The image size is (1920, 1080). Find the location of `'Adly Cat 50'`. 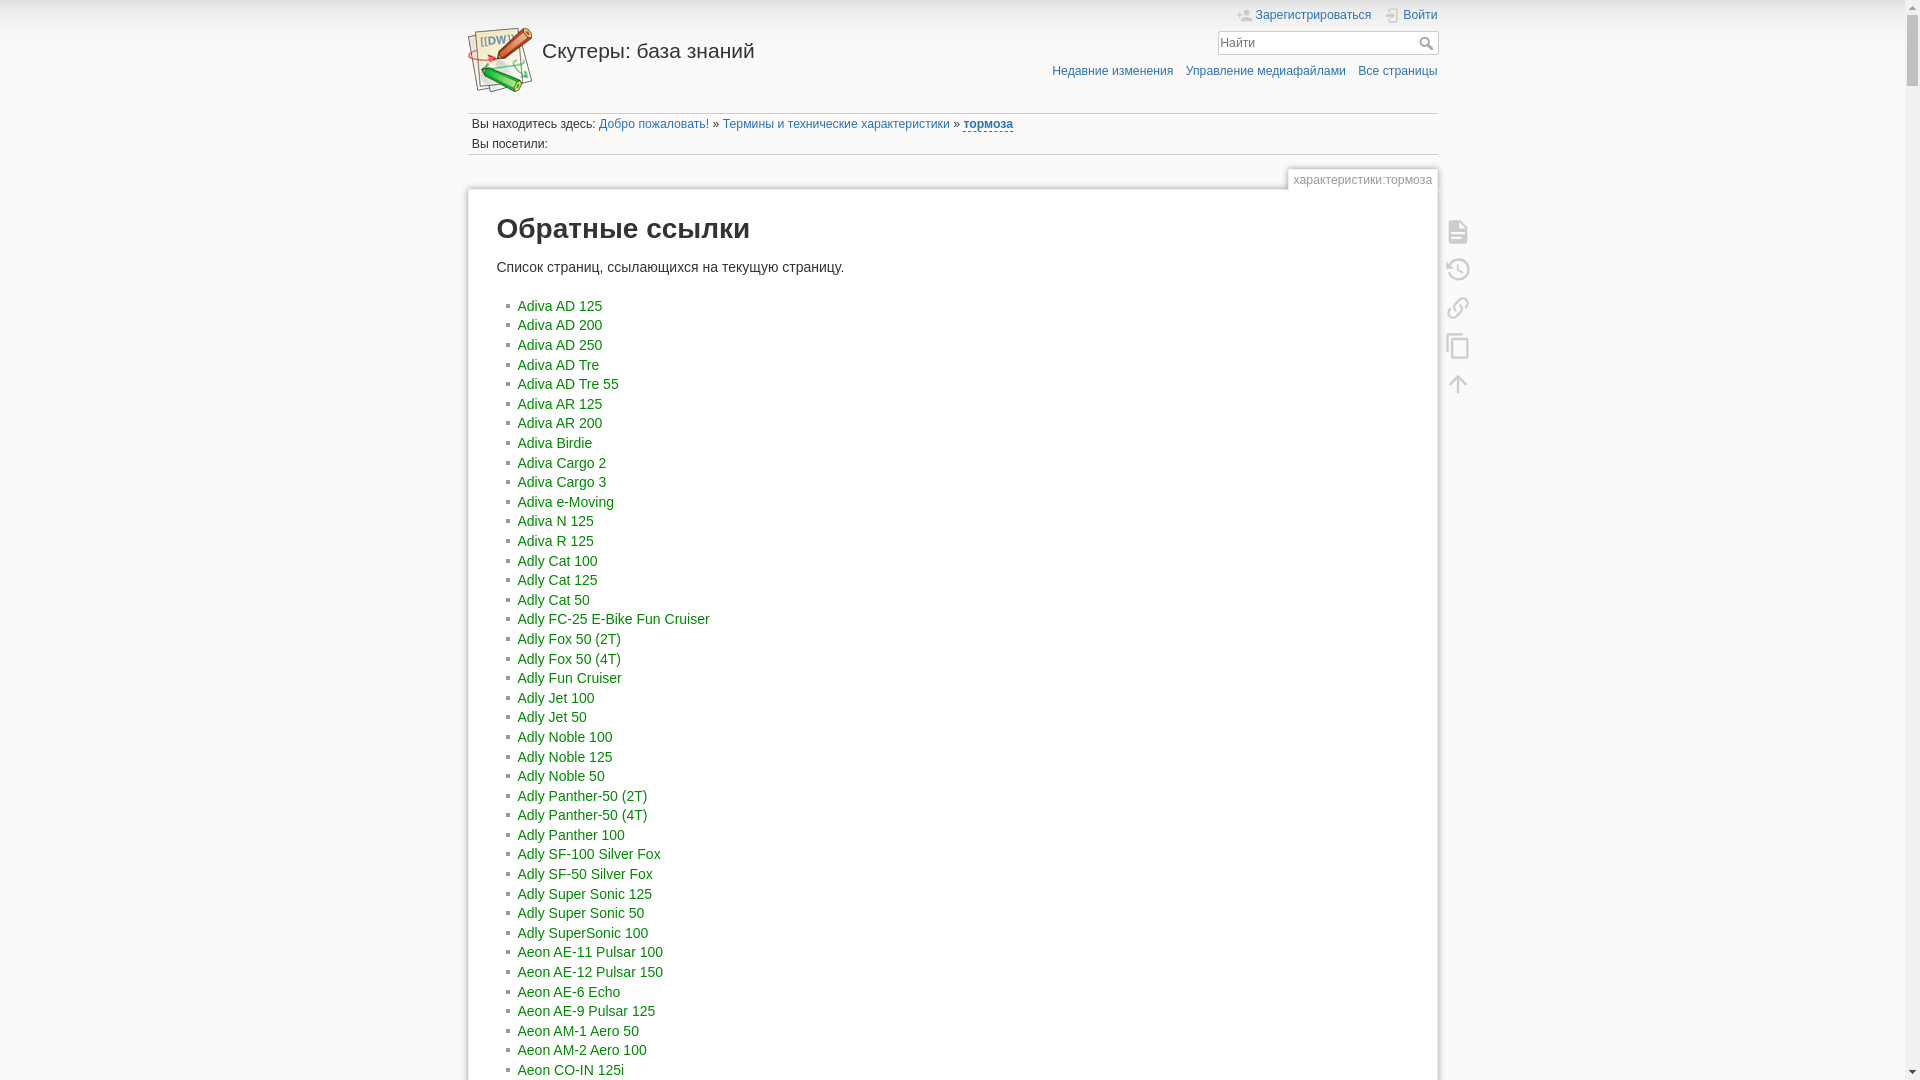

'Adly Cat 50' is located at coordinates (553, 599).